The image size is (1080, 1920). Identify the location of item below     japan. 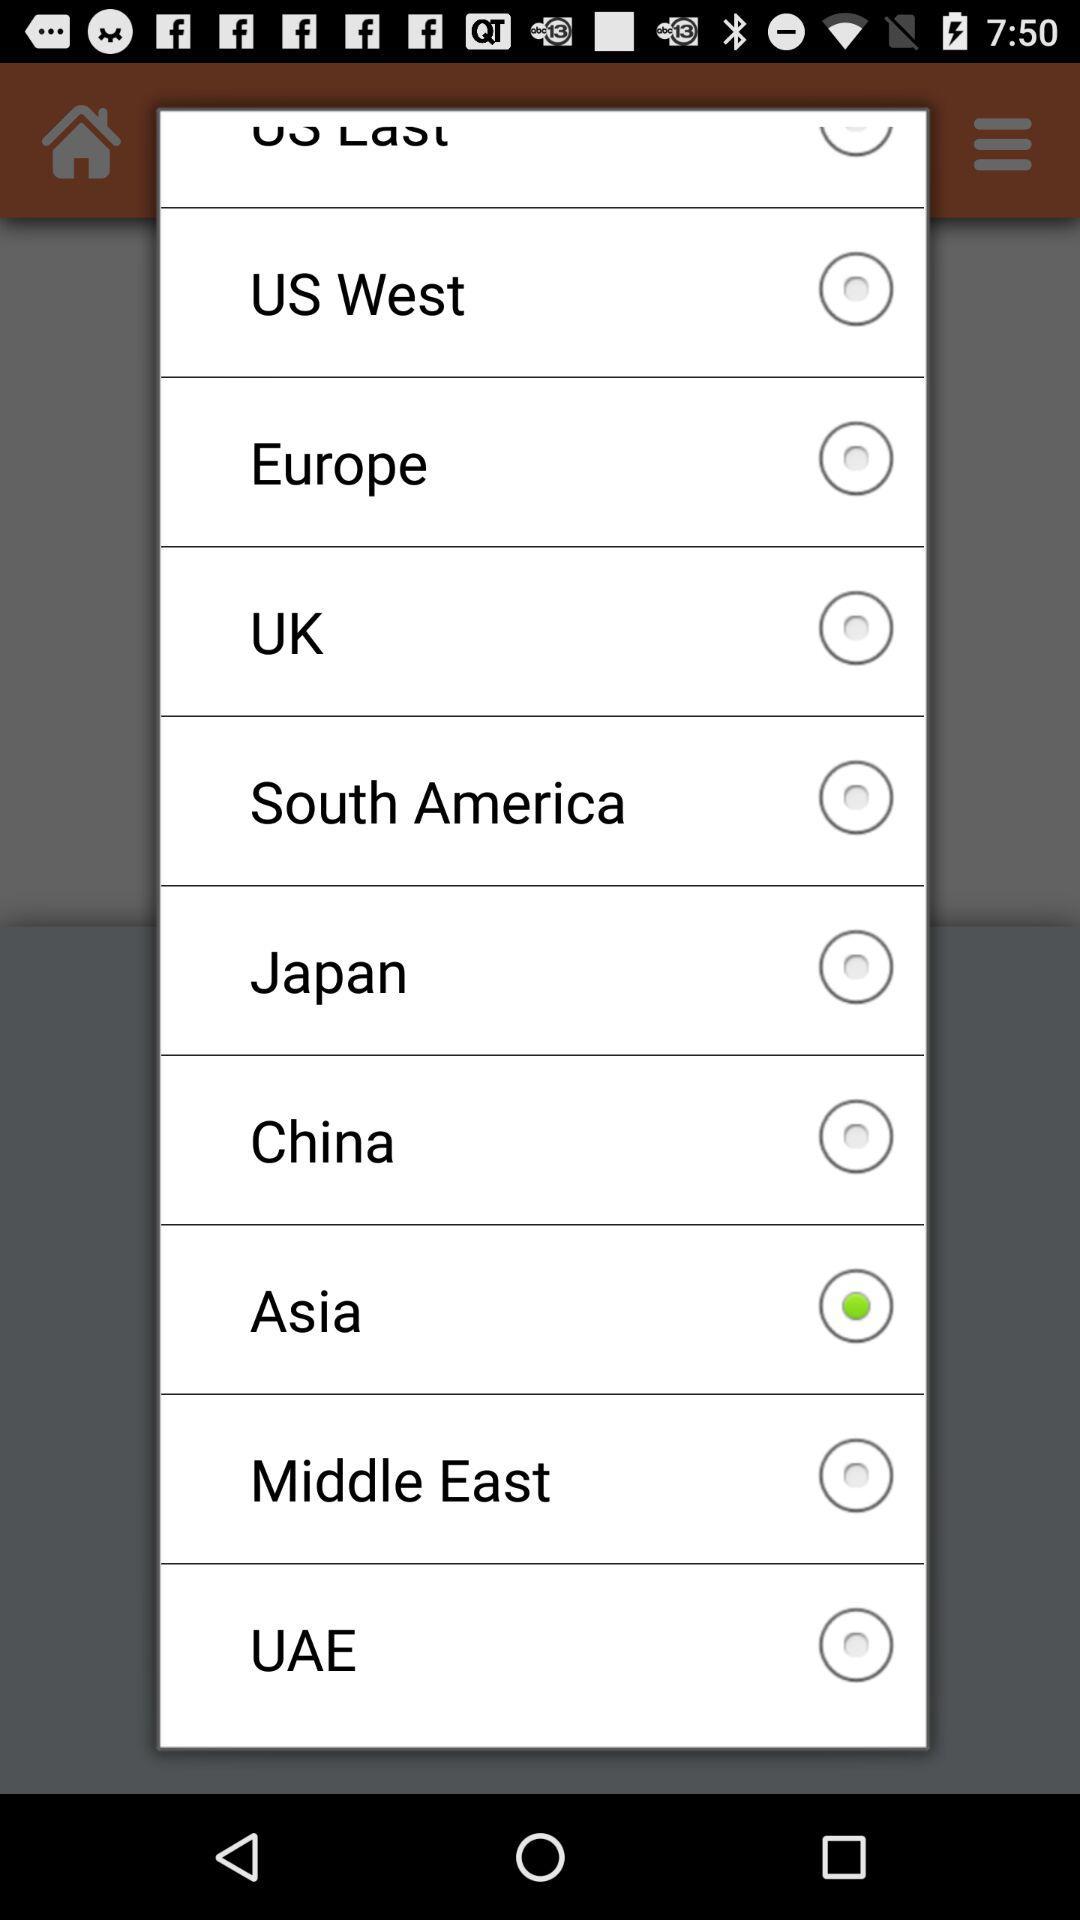
(542, 1140).